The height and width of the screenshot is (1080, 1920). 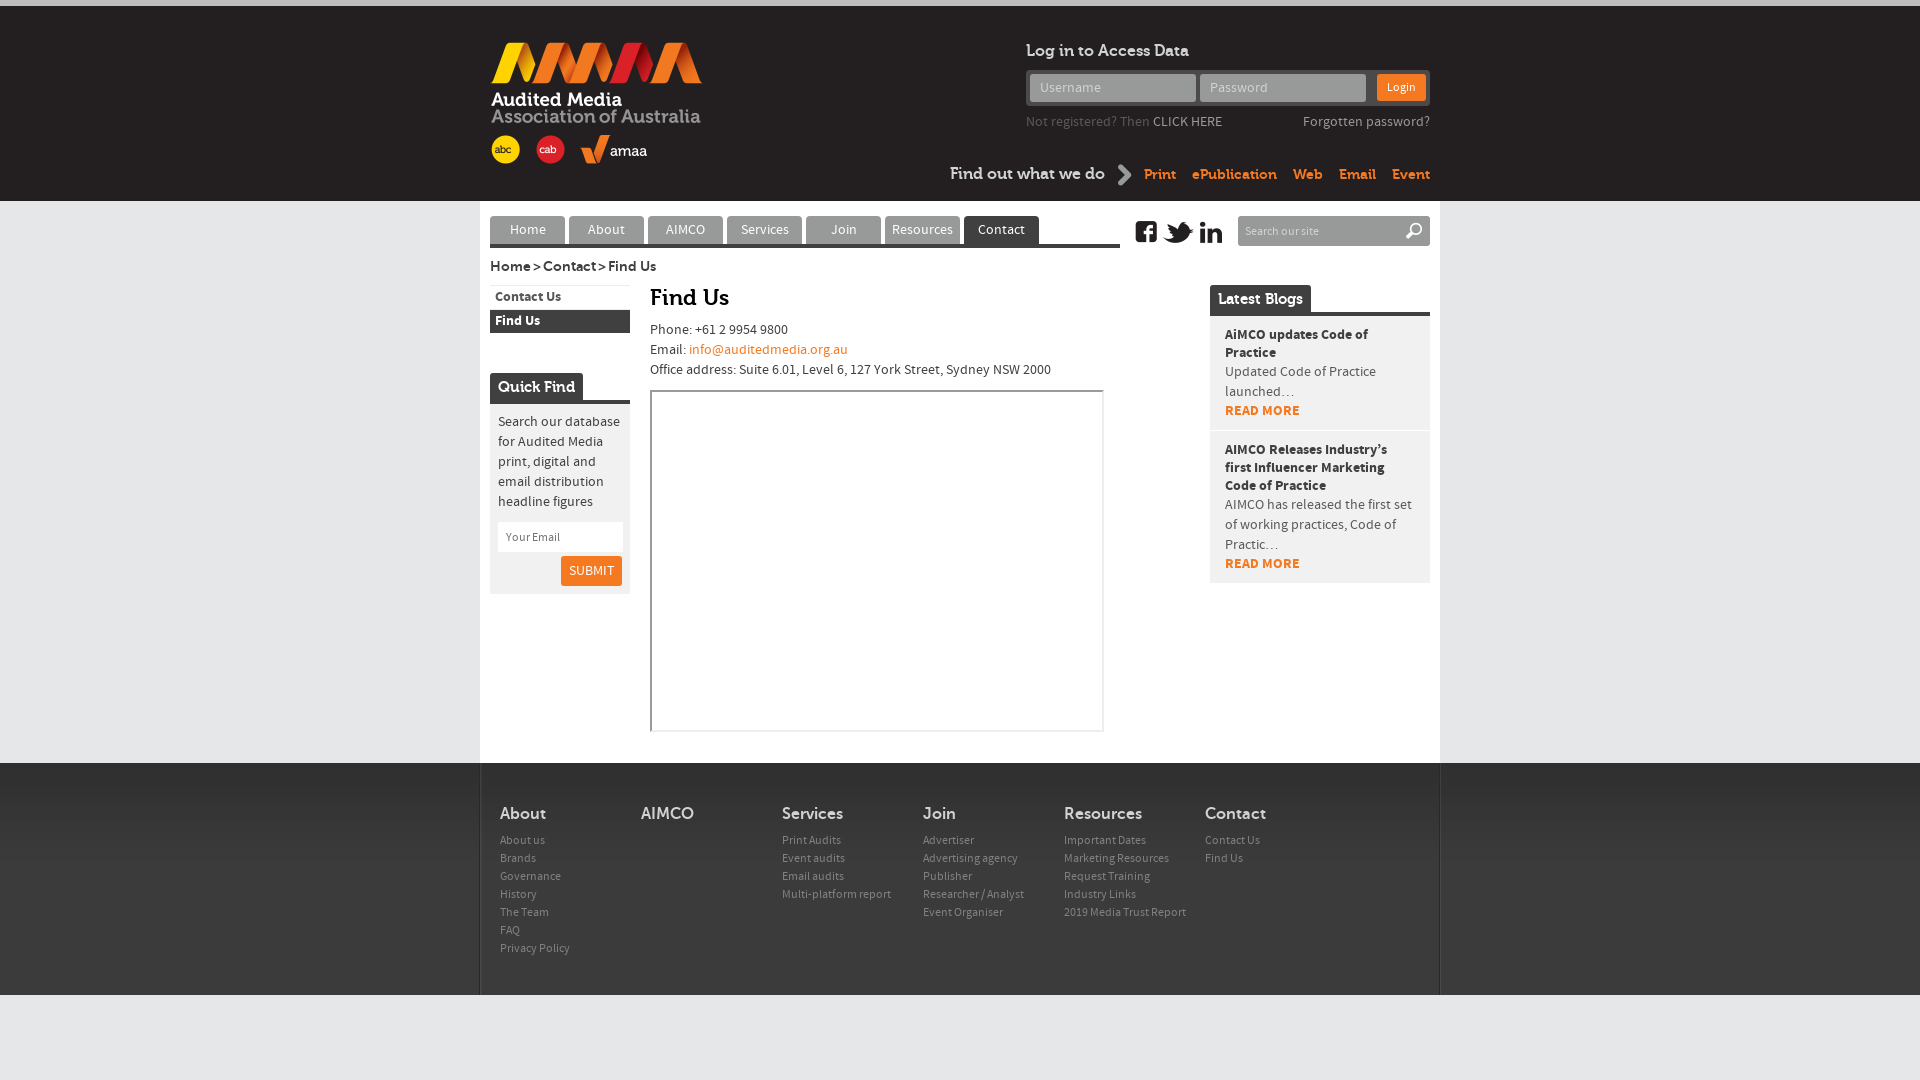 What do you see at coordinates (1178, 230) in the screenshot?
I see `'Twitter'` at bounding box center [1178, 230].